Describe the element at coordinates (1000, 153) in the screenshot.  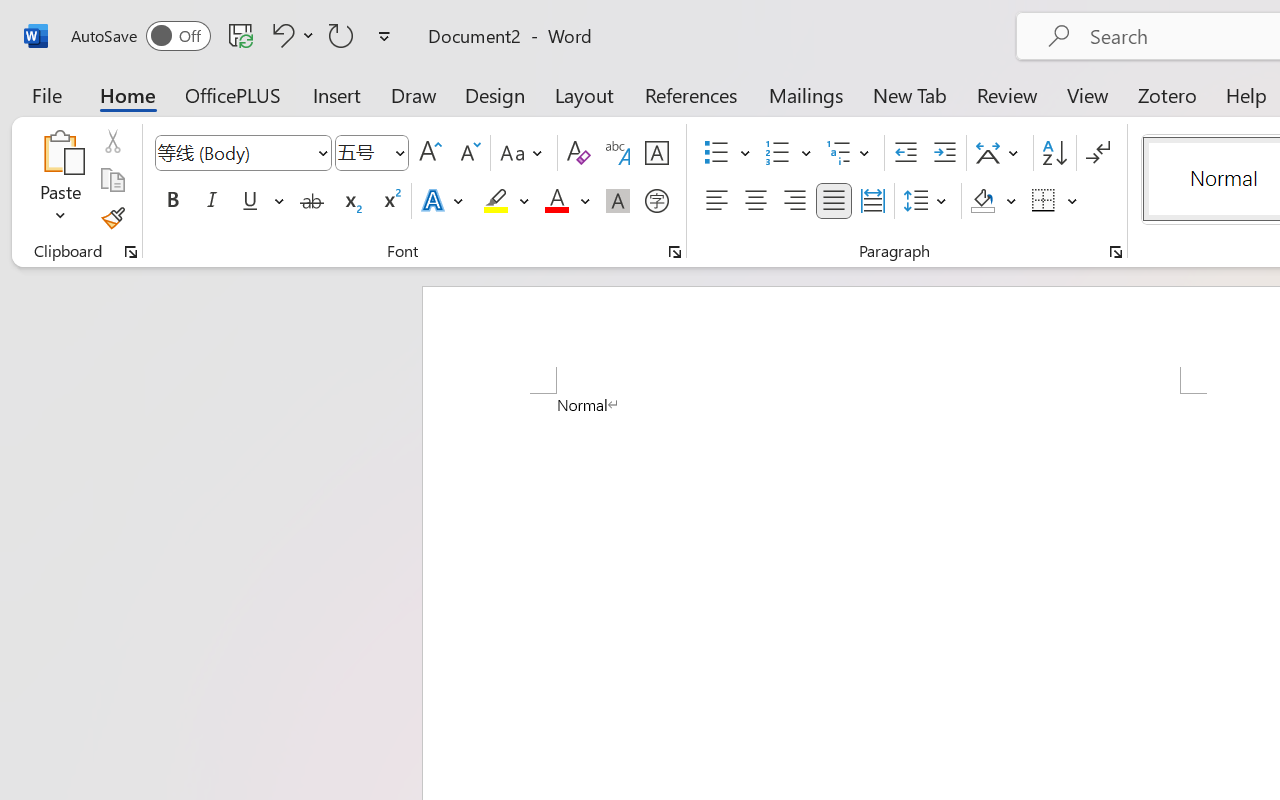
I see `'Asian Layout'` at that location.